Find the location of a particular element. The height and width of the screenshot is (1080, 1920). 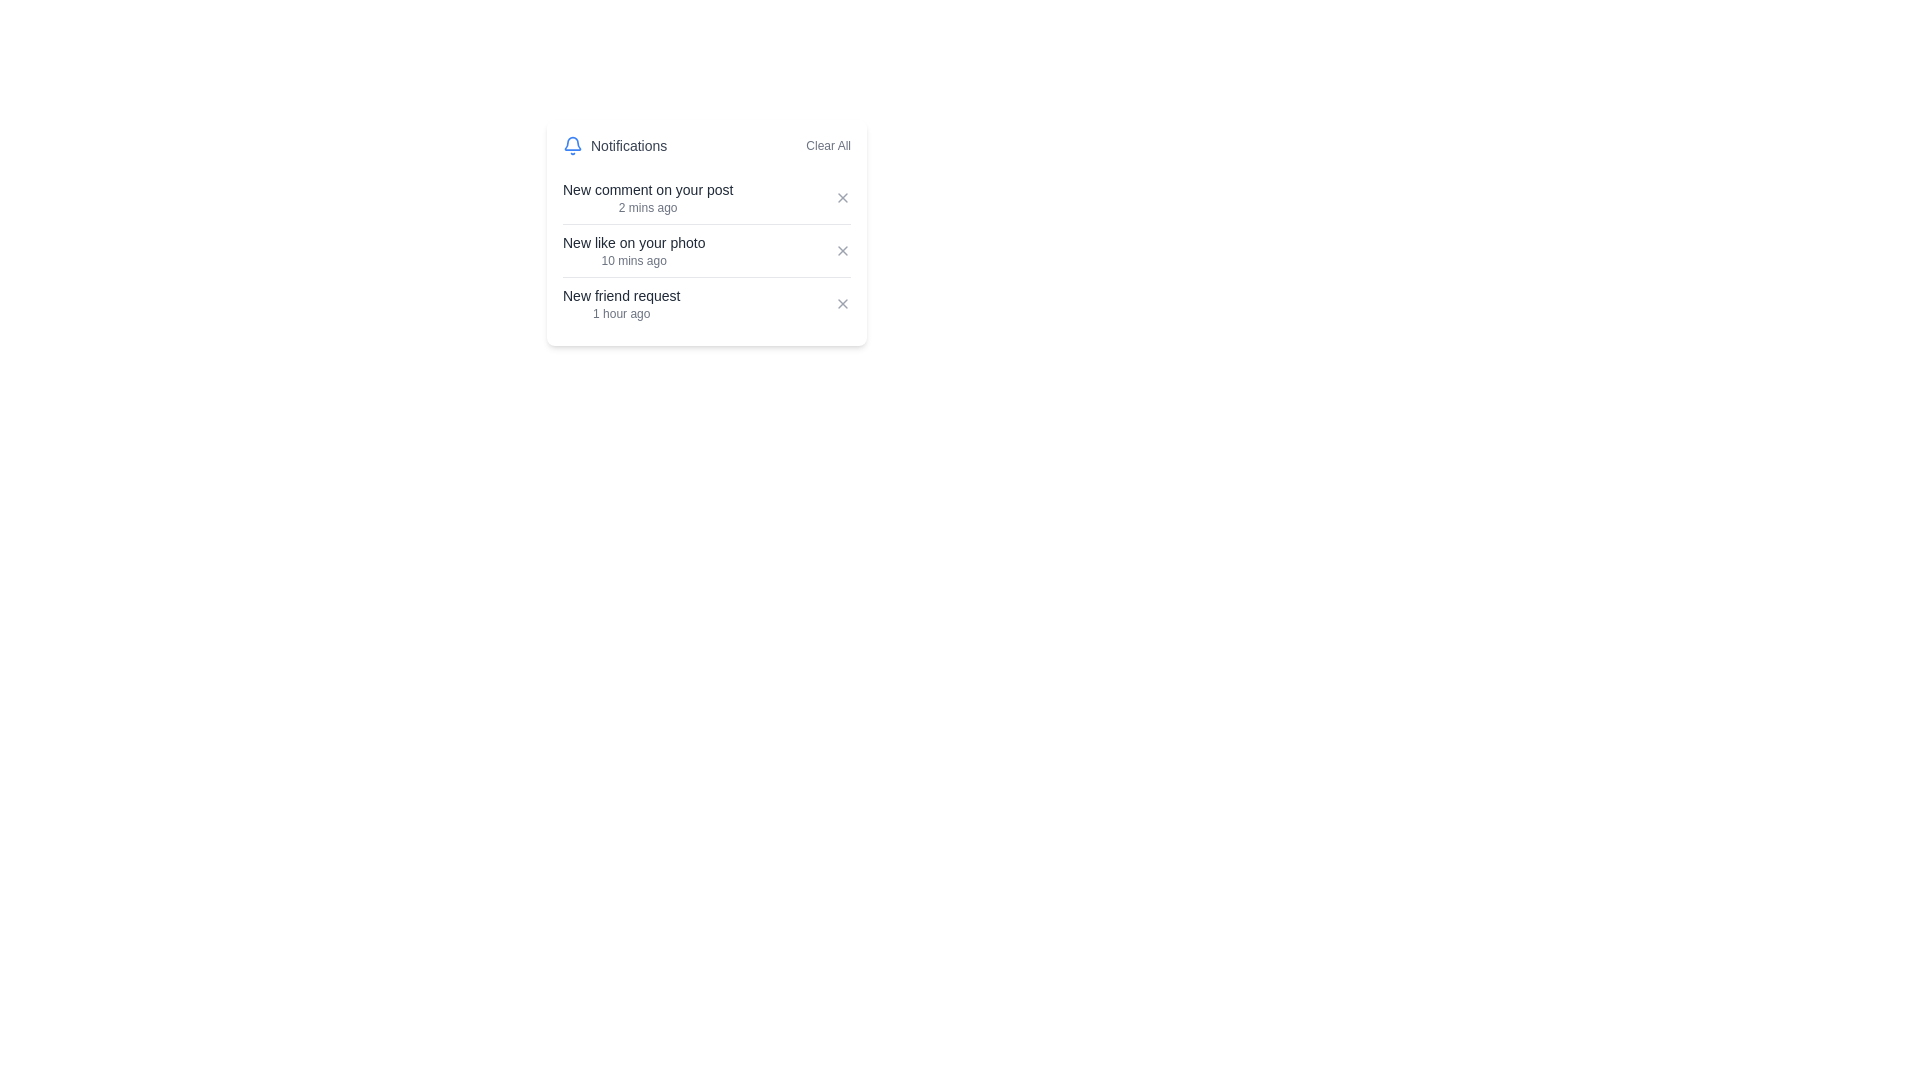

the Timestamp text that displays '10 mins ago', which is styled in a smaller gray font and located directly below the 'New like on your photo' text in the notifications list is located at coordinates (633, 260).